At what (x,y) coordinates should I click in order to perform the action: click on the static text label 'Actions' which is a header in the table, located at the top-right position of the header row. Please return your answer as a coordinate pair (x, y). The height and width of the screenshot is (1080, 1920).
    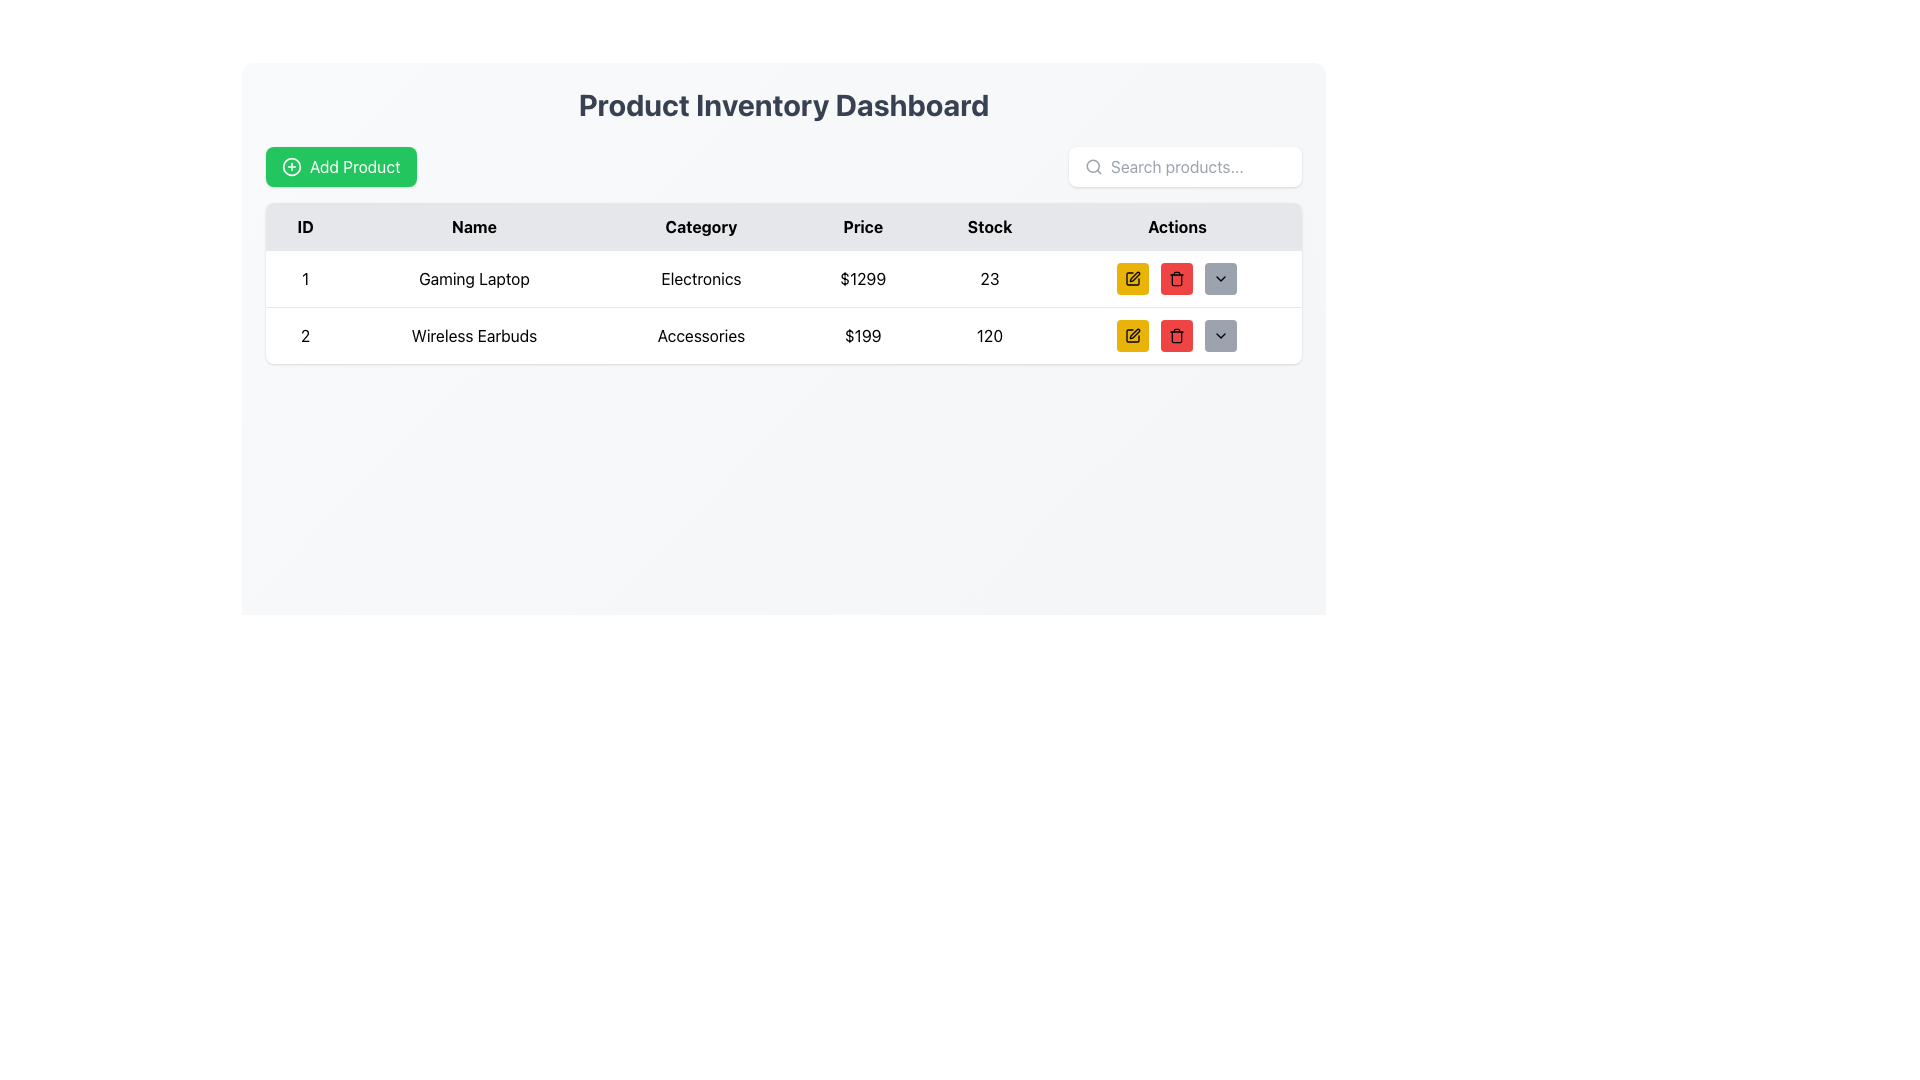
    Looking at the image, I should click on (1177, 226).